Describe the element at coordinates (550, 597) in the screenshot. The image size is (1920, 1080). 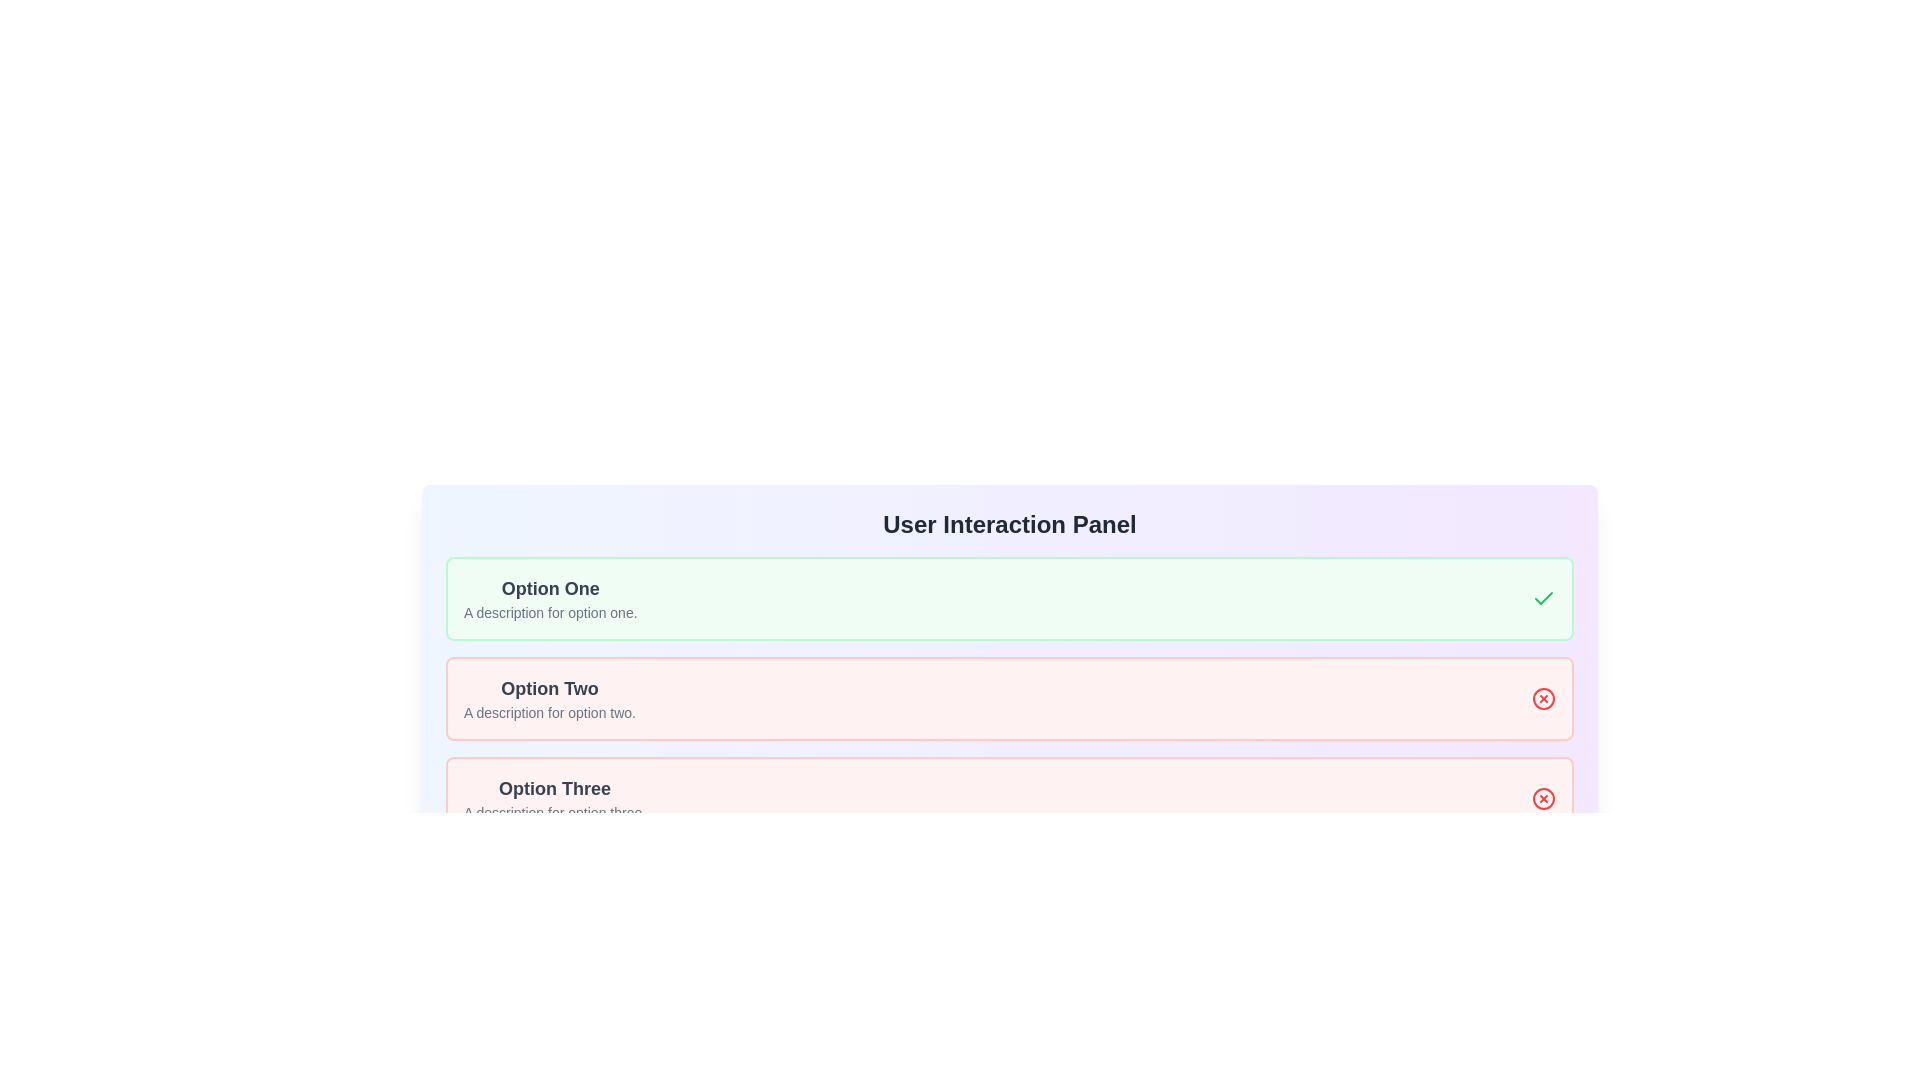
I see `descriptive text displayed in the TextDisplay element, which is located at the start of the first option in a list with a green background and rounded edges` at that location.